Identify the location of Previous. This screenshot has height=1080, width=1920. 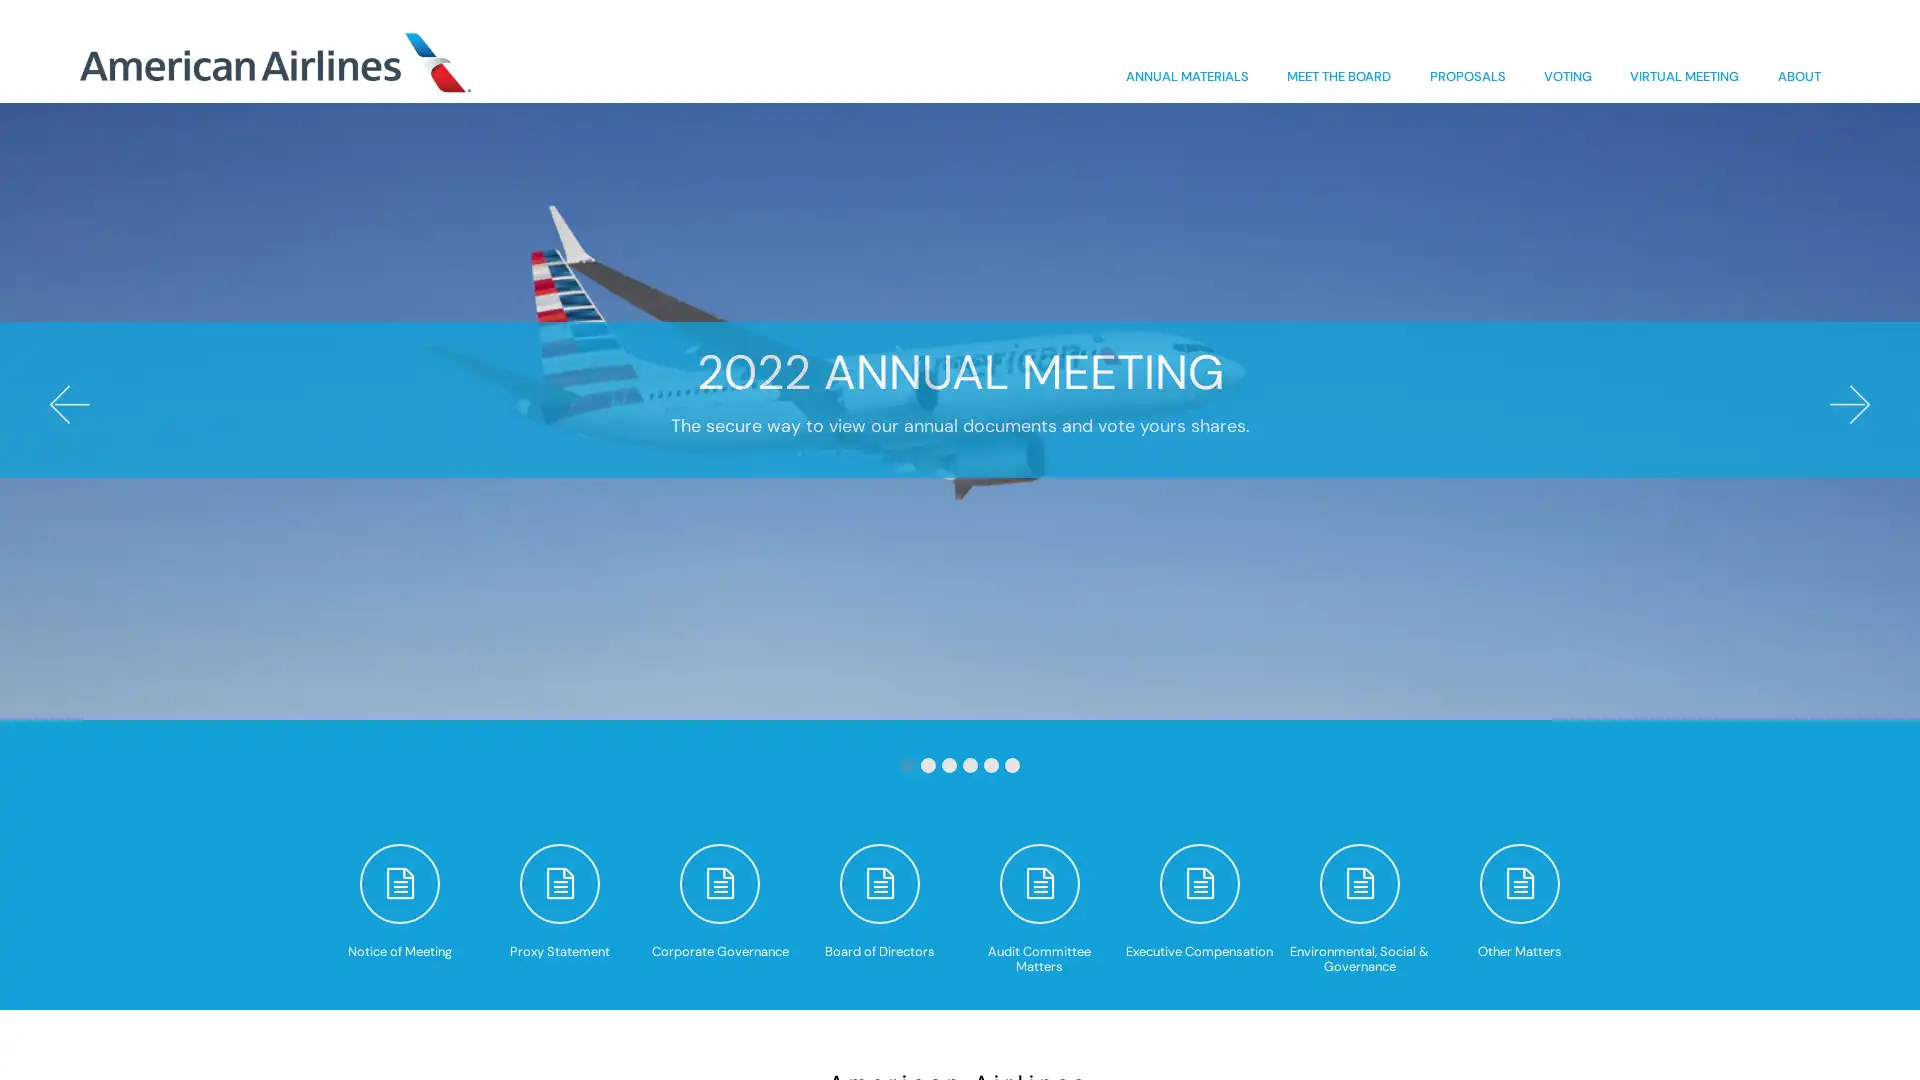
(70, 405).